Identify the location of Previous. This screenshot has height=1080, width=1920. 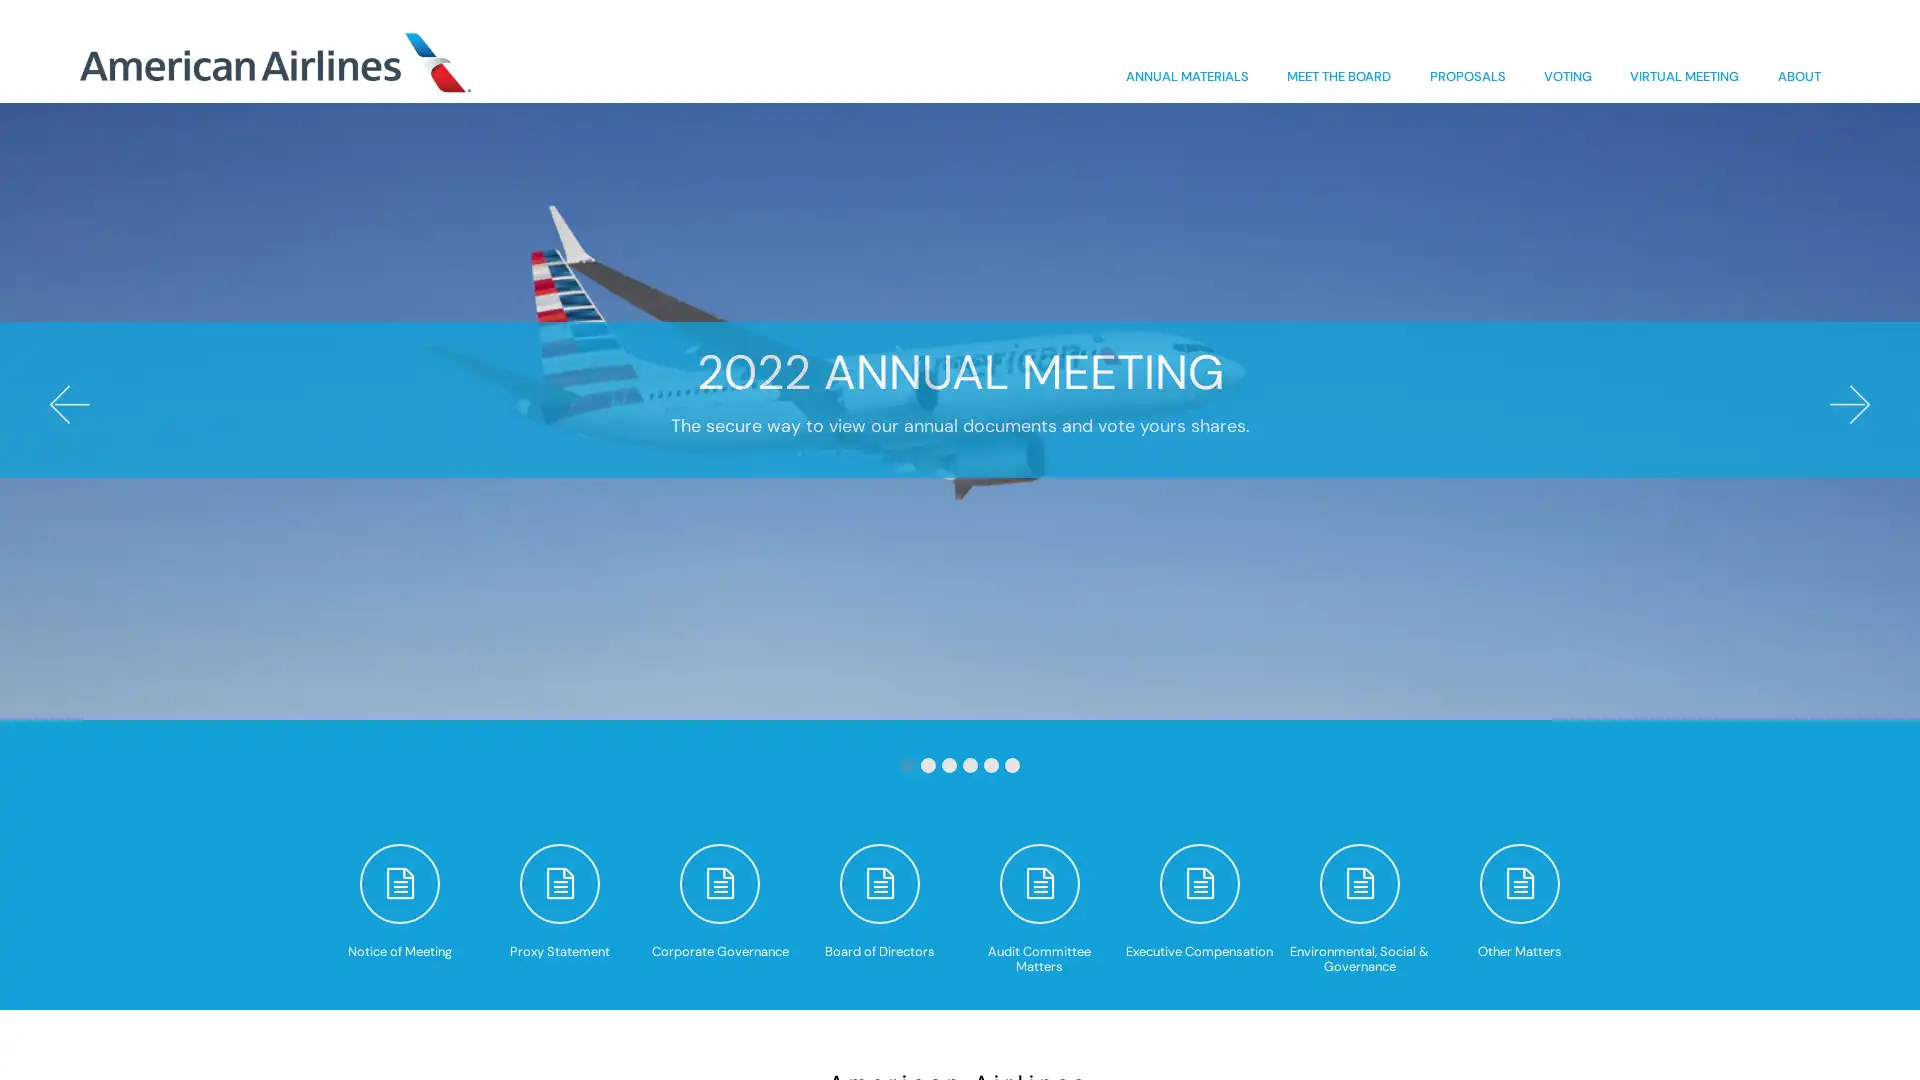
(70, 405).